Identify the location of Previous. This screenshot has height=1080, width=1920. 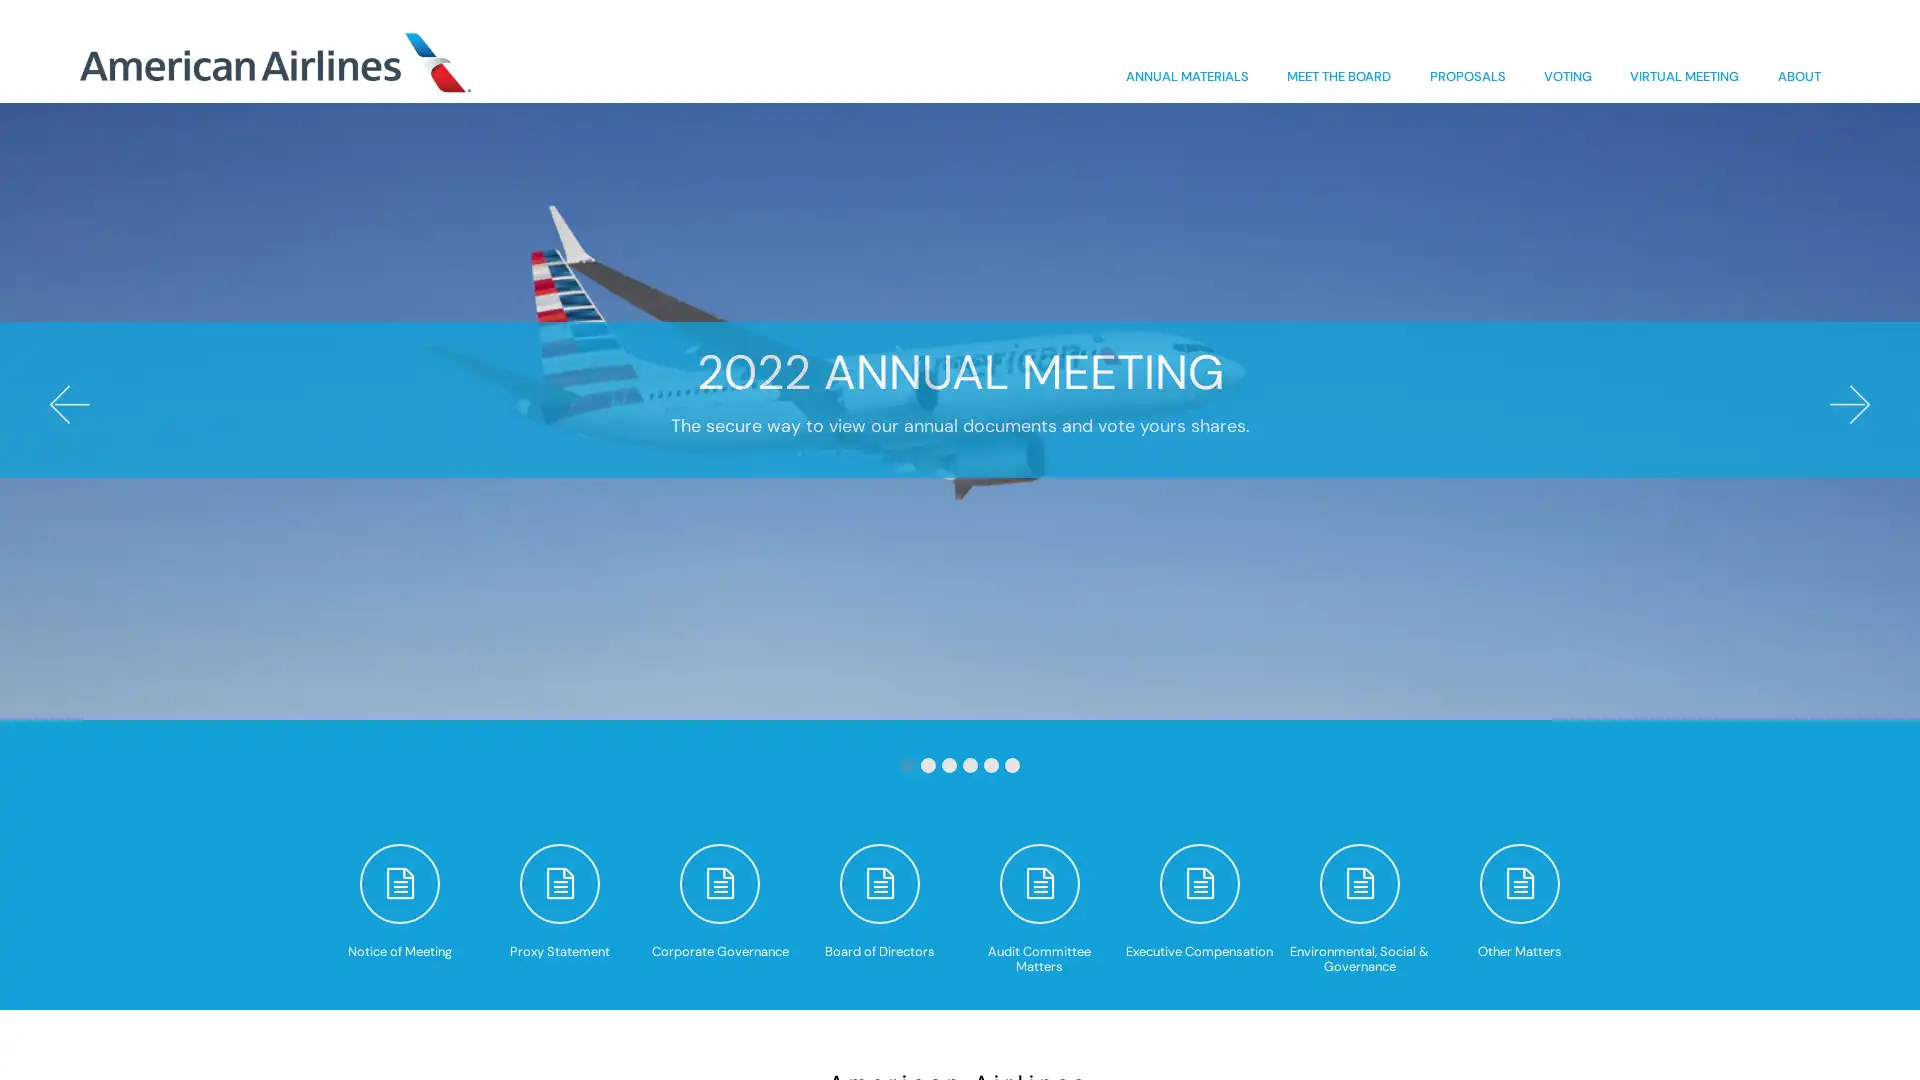
(70, 405).